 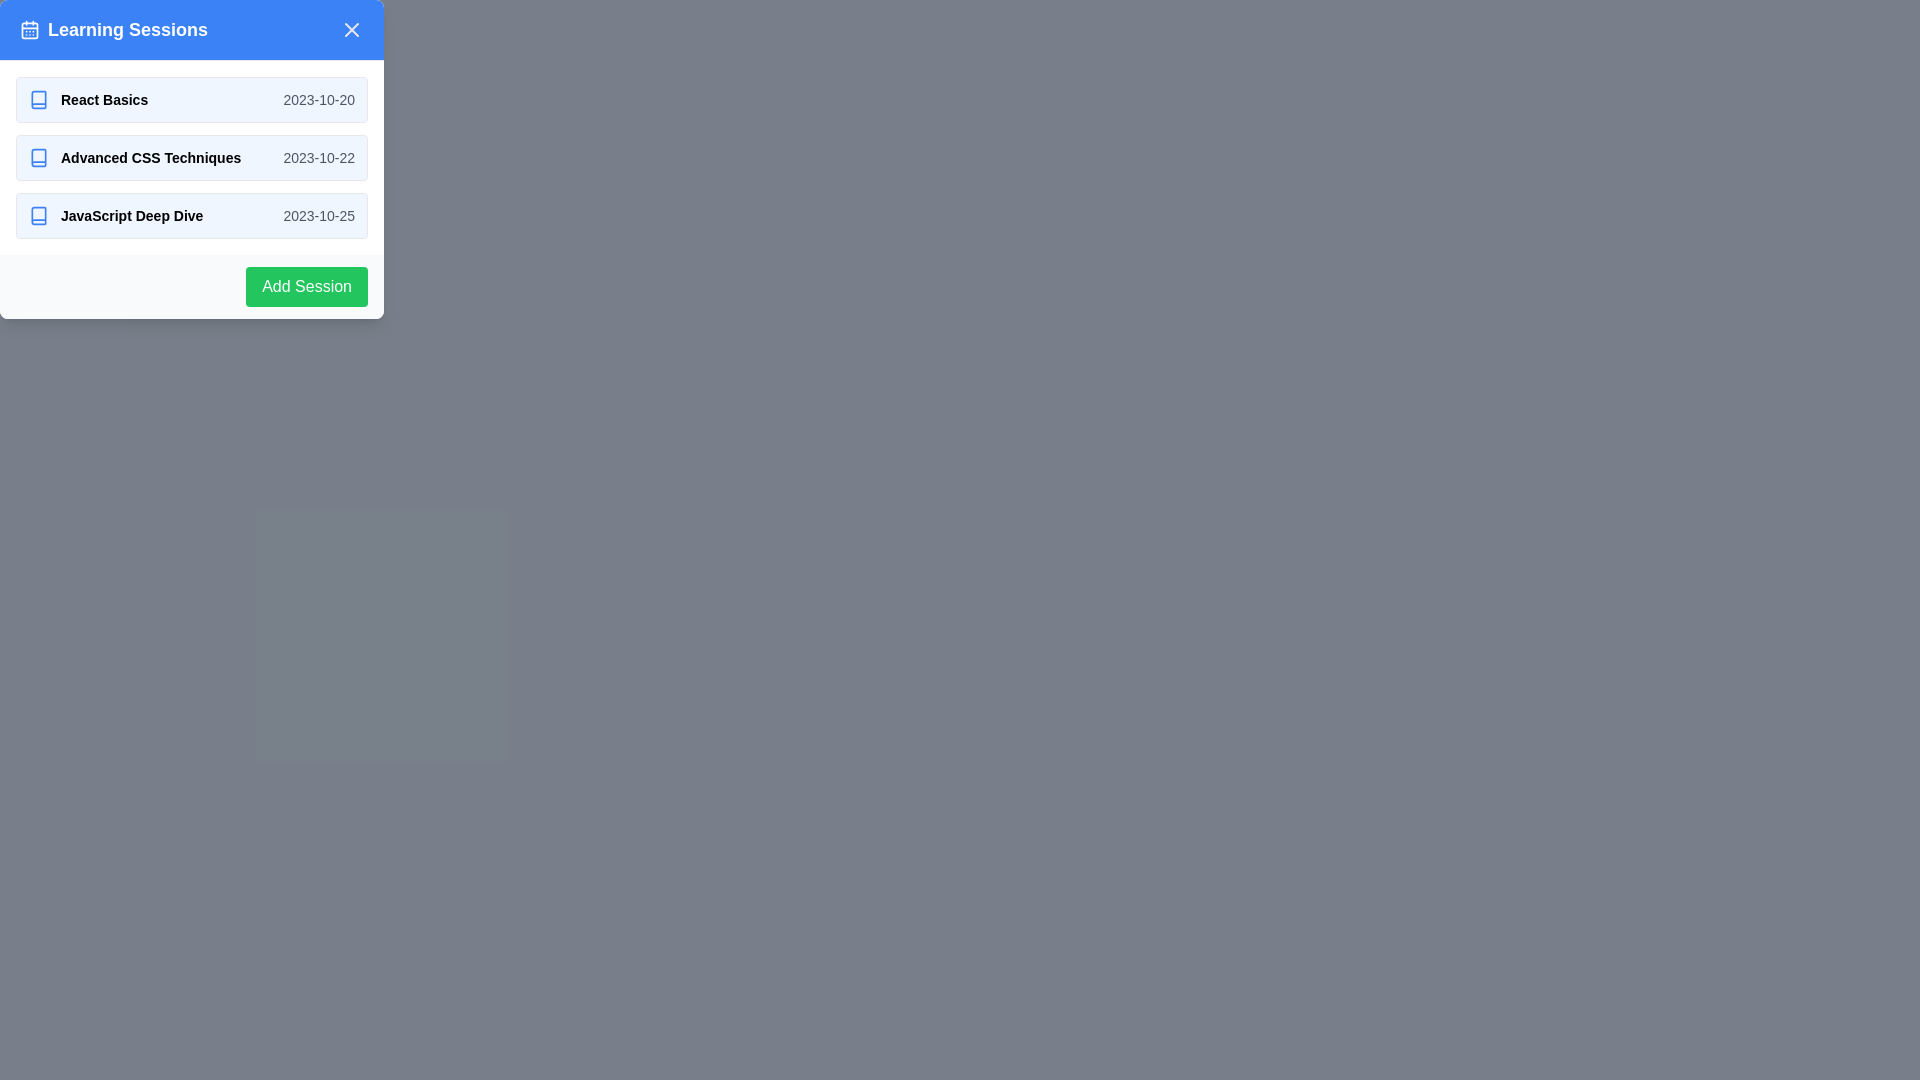 What do you see at coordinates (192, 100) in the screenshot?
I see `the first session entry in the list of learning sessions` at bounding box center [192, 100].